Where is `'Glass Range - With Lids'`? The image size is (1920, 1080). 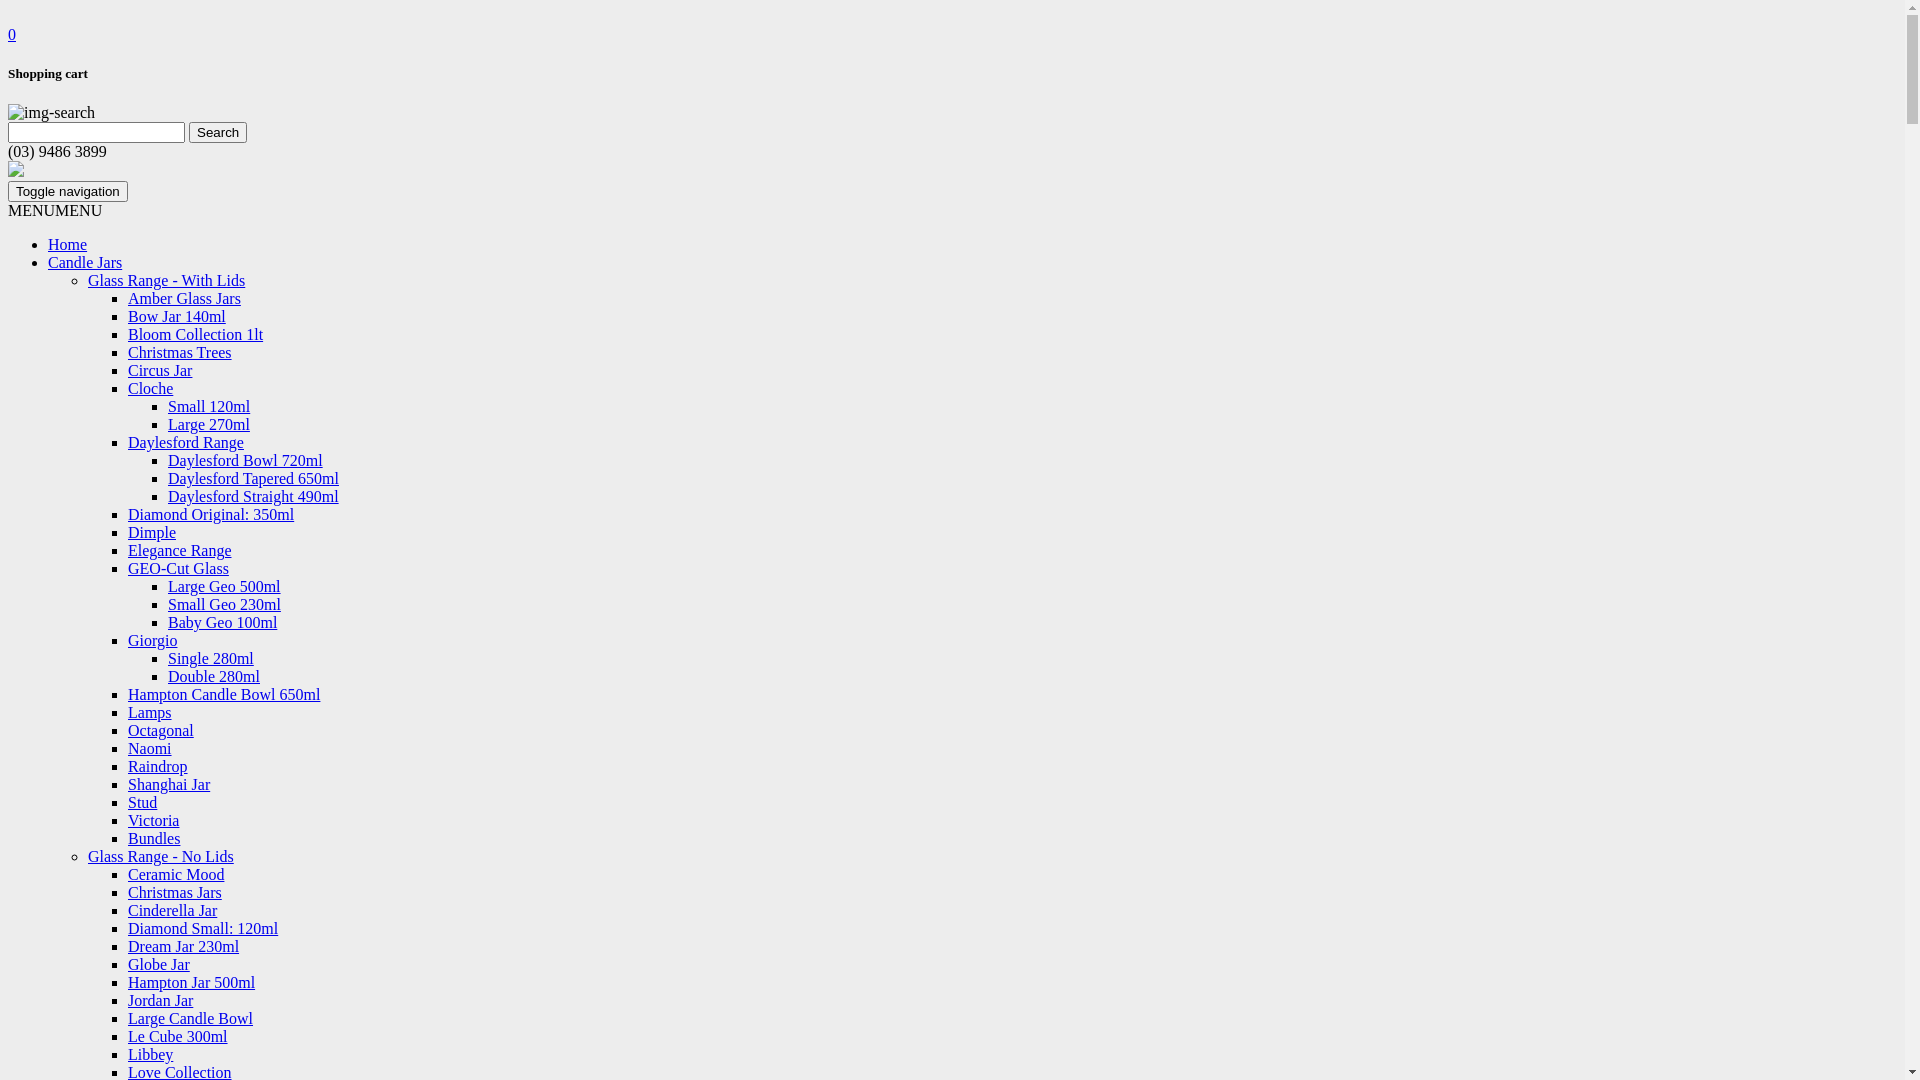
'Glass Range - With Lids' is located at coordinates (166, 280).